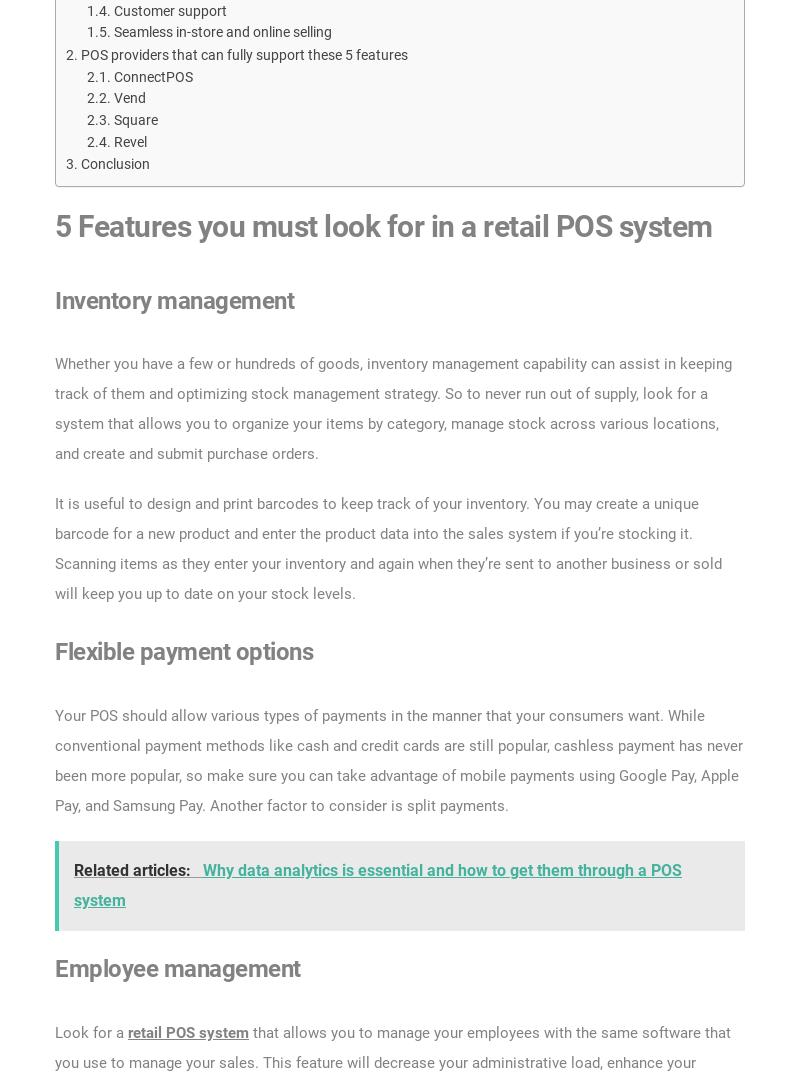 The image size is (800, 1072). What do you see at coordinates (382, 226) in the screenshot?
I see `'5 Features you must look for in a retail POS system'` at bounding box center [382, 226].